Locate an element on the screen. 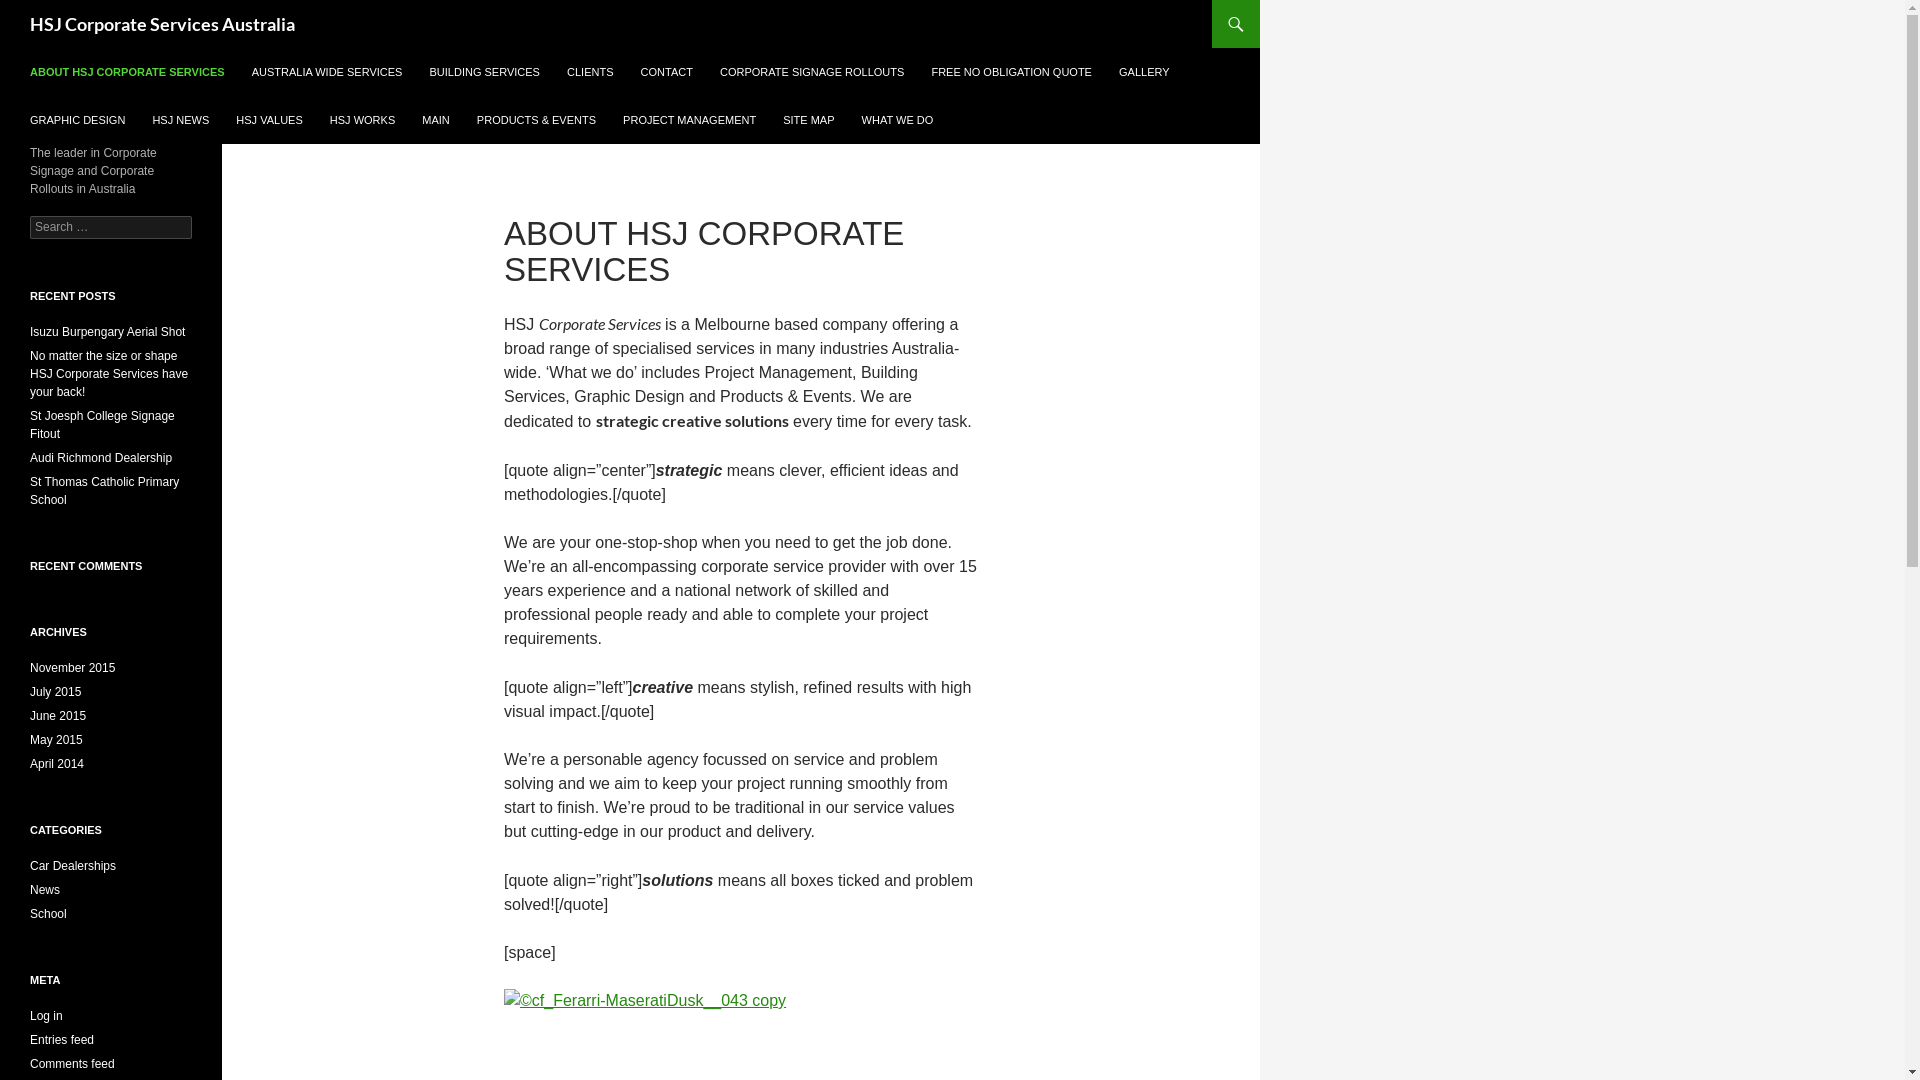  'May 2015' is located at coordinates (56, 740).